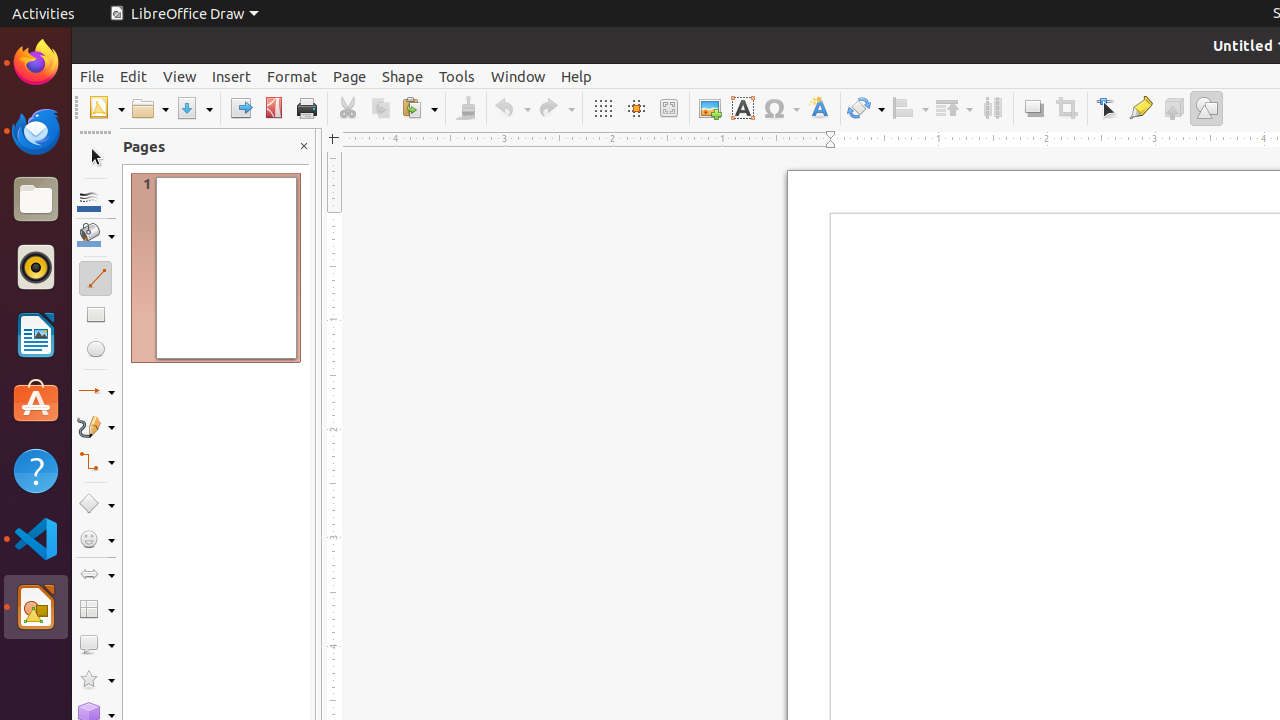 Image resolution: width=1280 pixels, height=720 pixels. I want to click on 'Edit', so click(132, 75).